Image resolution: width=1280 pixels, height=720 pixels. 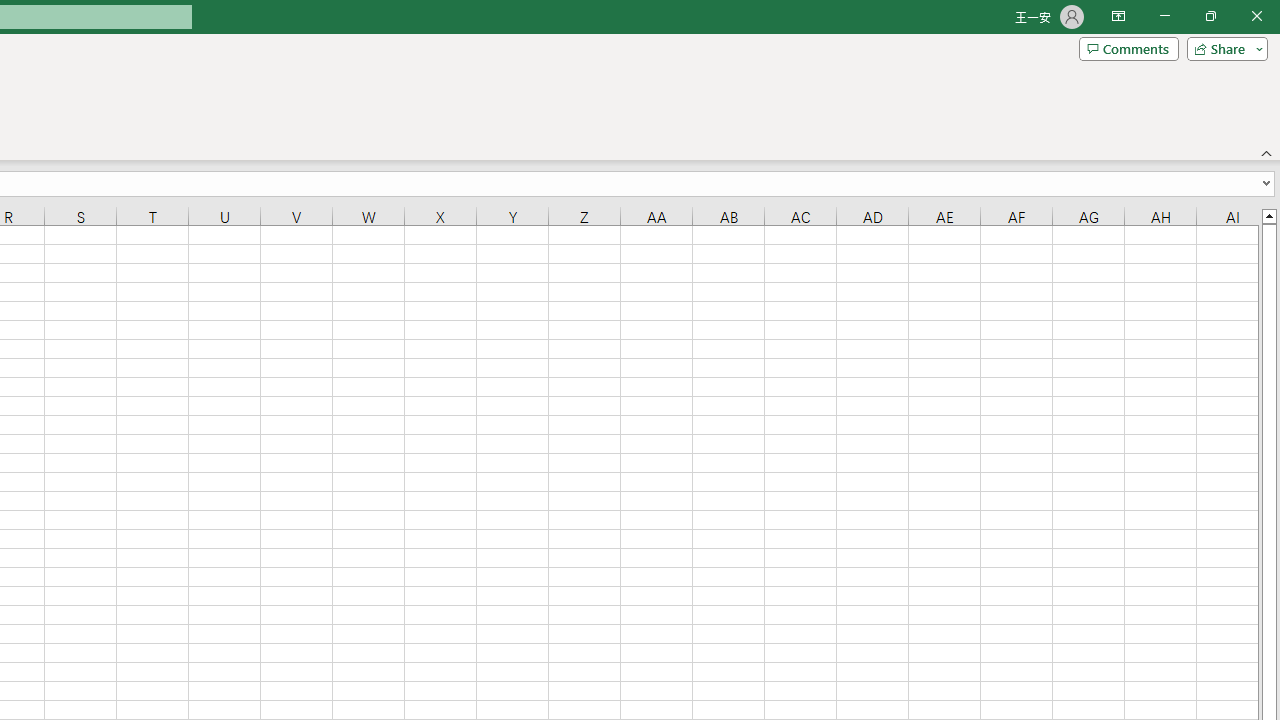 I want to click on 'Restore Down', so click(x=1209, y=16).